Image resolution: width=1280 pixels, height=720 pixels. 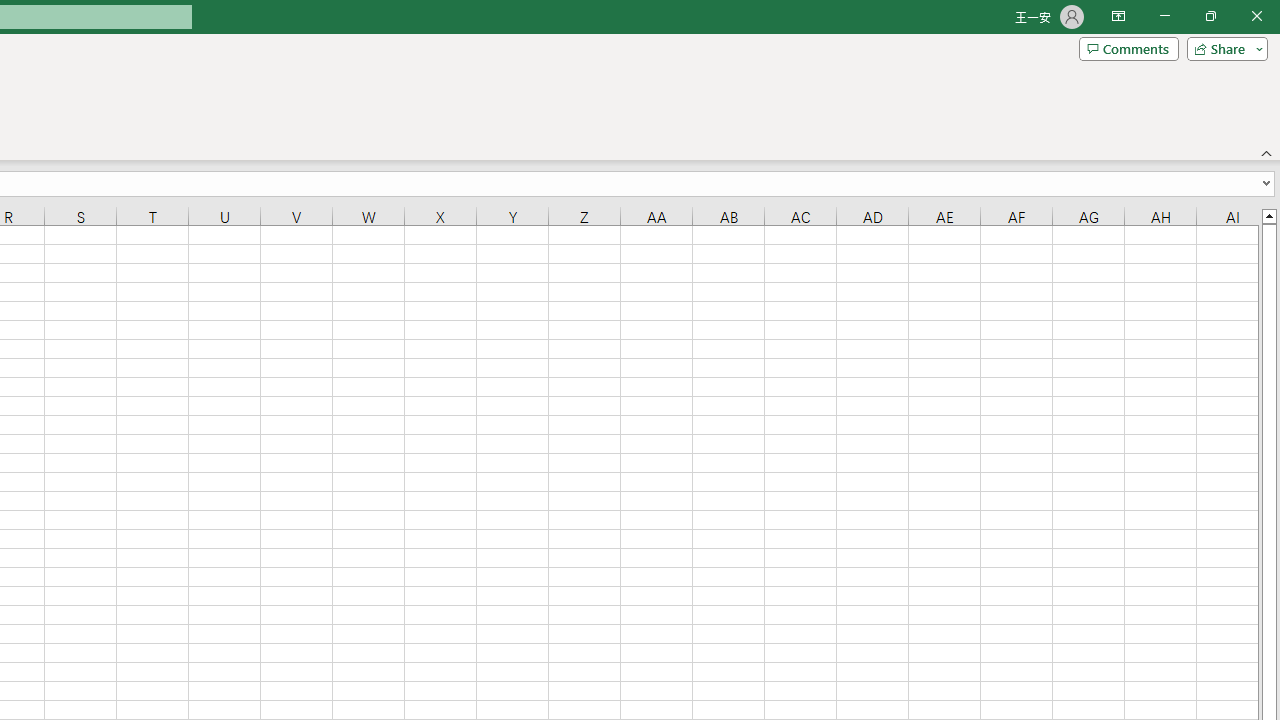 I want to click on 'Restore Down', so click(x=1209, y=16).